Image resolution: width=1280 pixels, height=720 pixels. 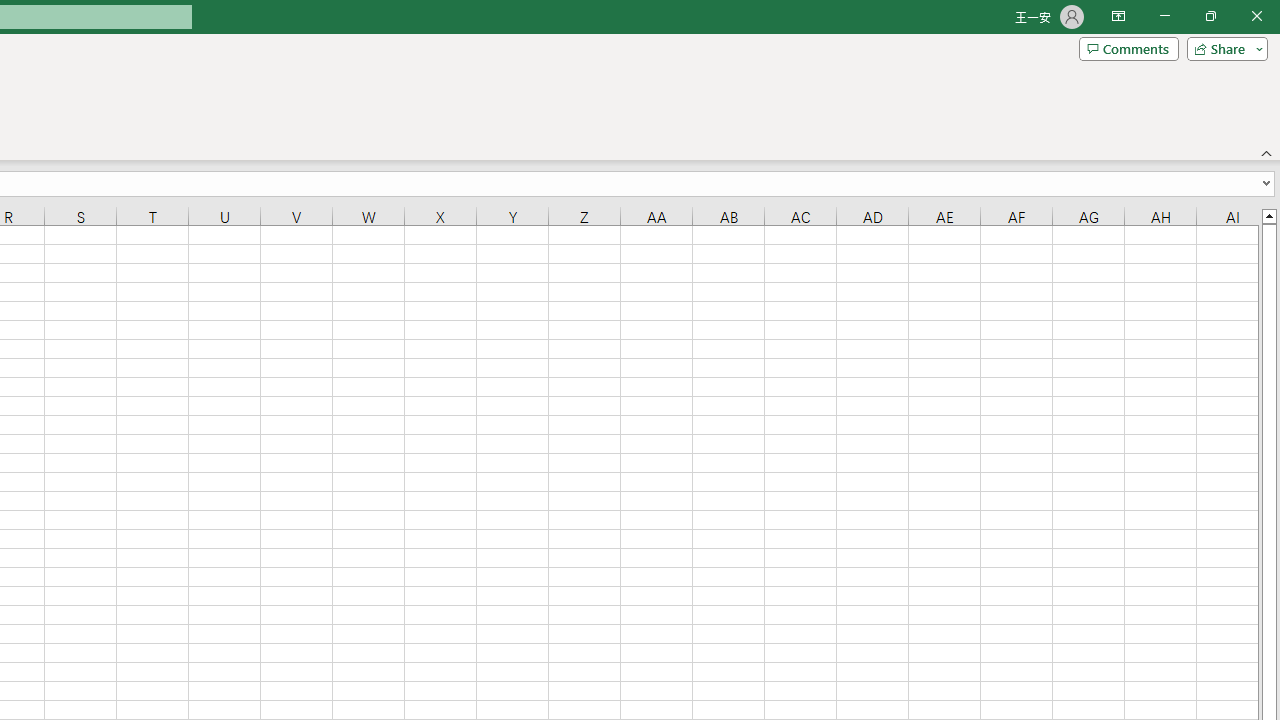 I want to click on 'Restore Down', so click(x=1209, y=16).